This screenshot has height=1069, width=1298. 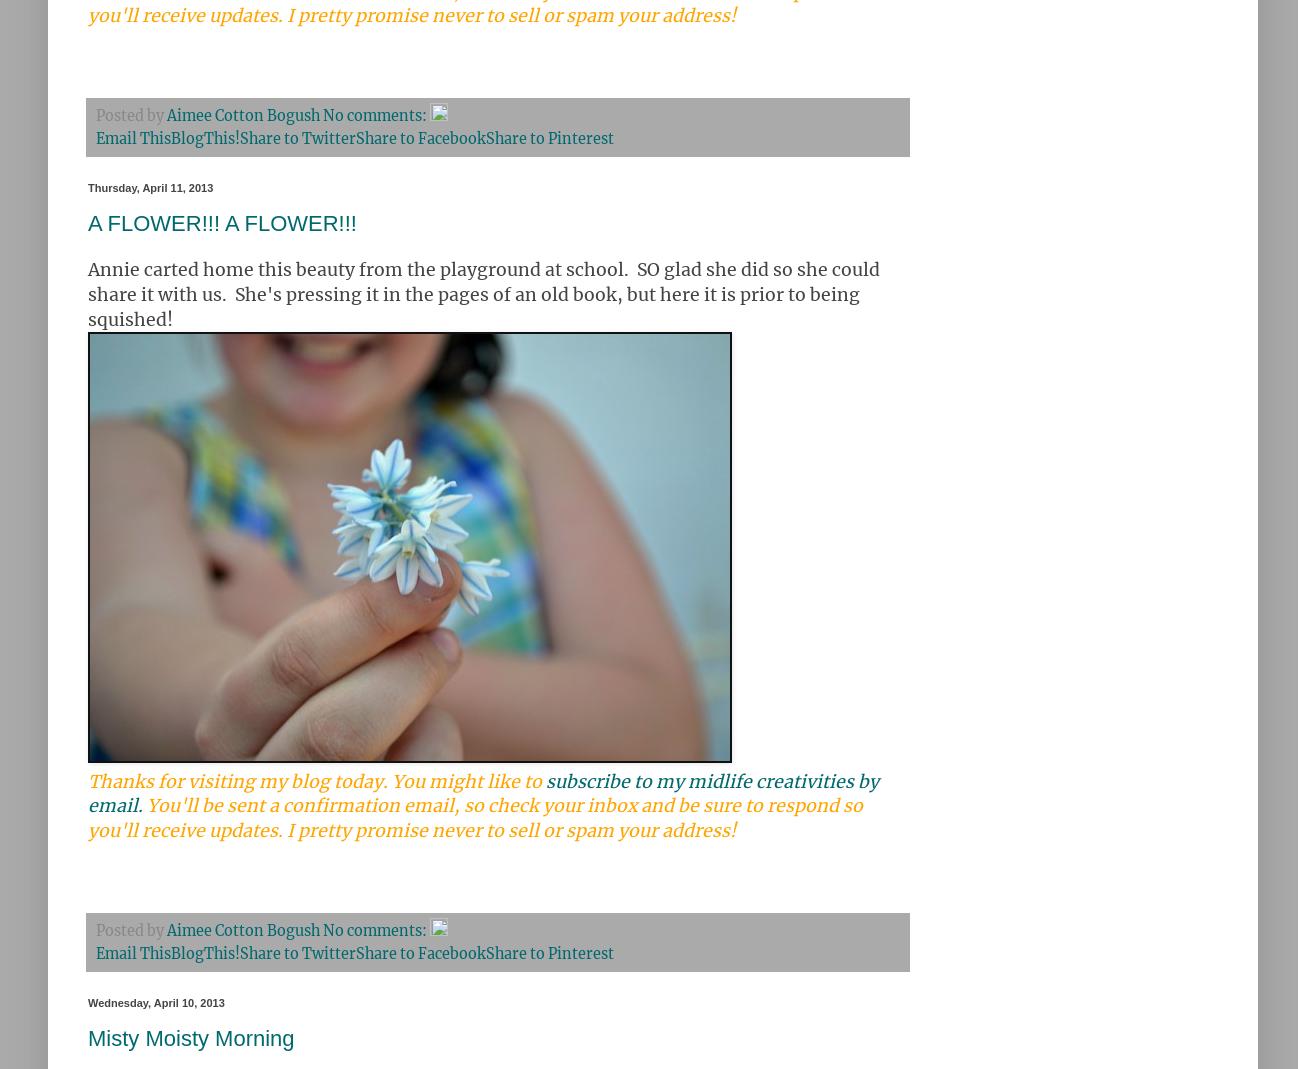 I want to click on 'Thursday, April 11, 2013', so click(x=149, y=188).